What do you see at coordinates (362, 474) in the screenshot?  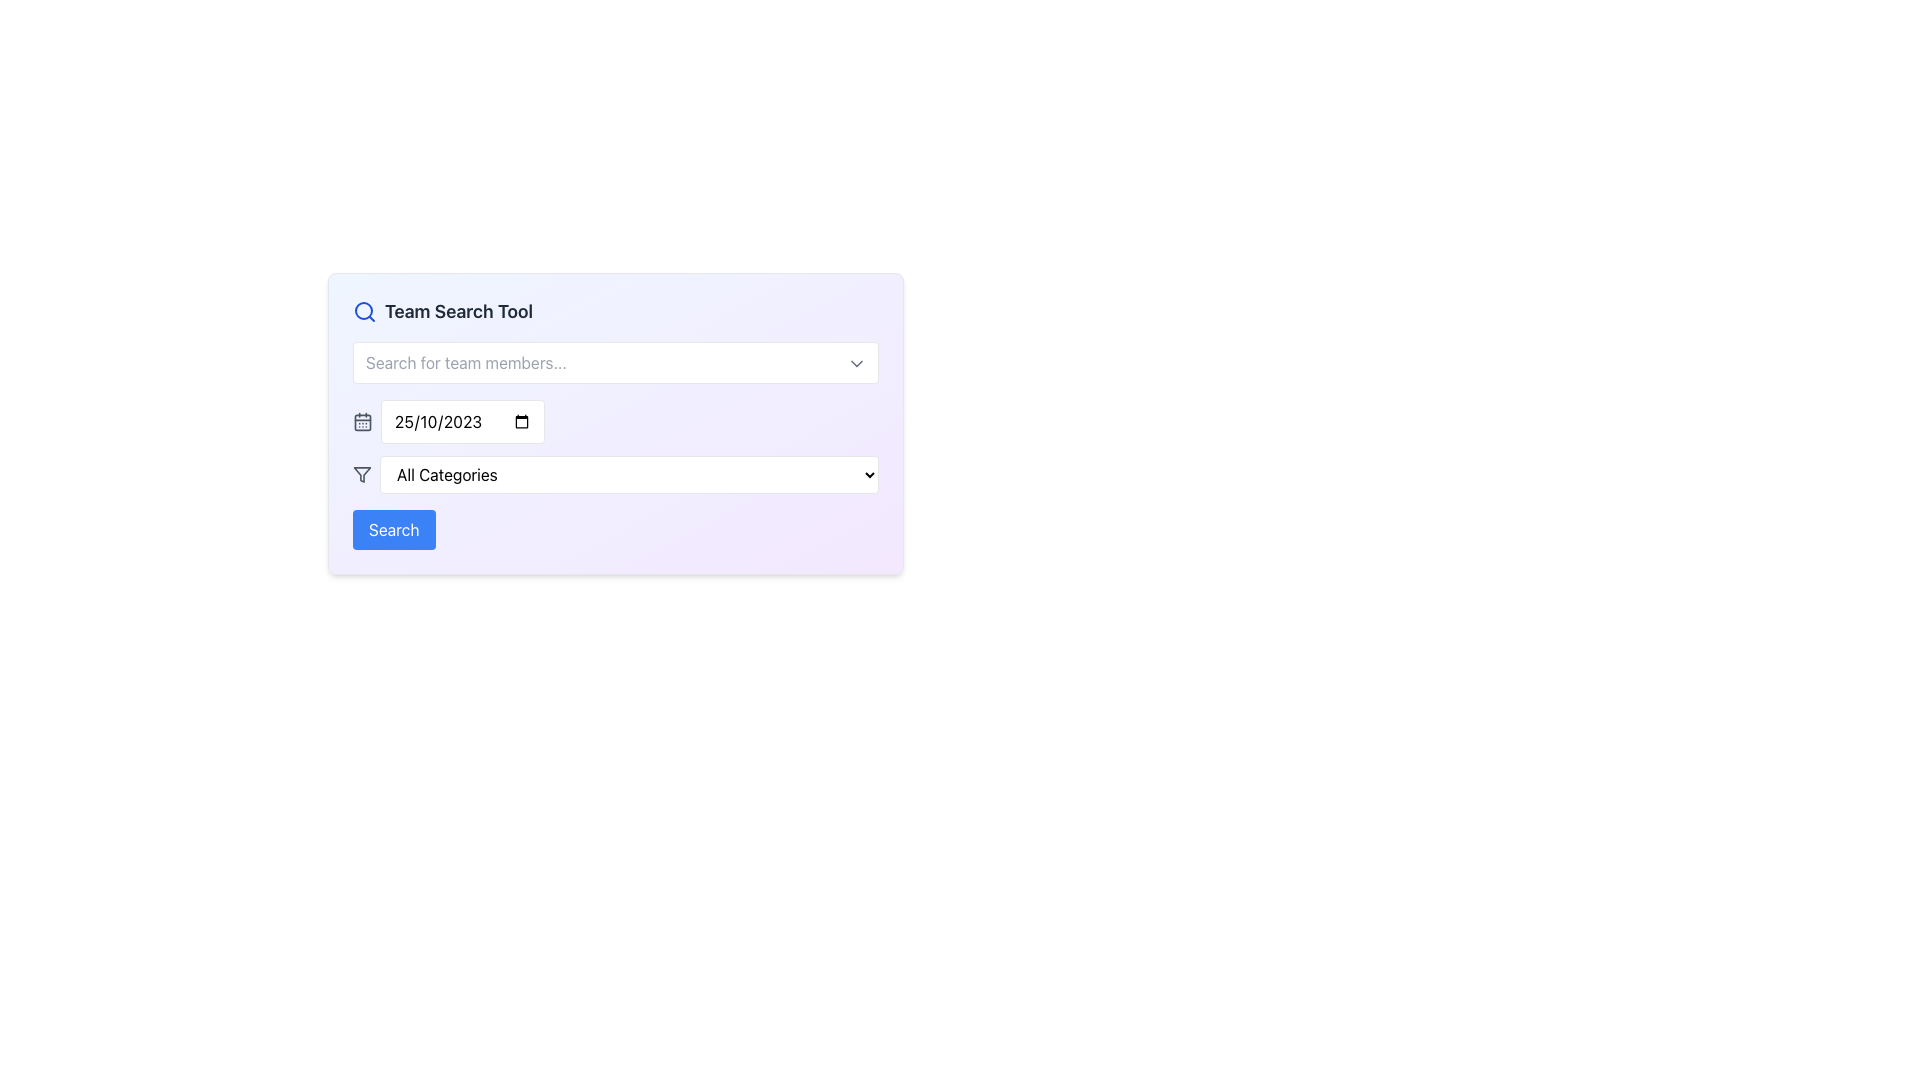 I see `the downward-pointing funnel icon with a gray outline located within the 'All Categories' dropdown` at bounding box center [362, 474].